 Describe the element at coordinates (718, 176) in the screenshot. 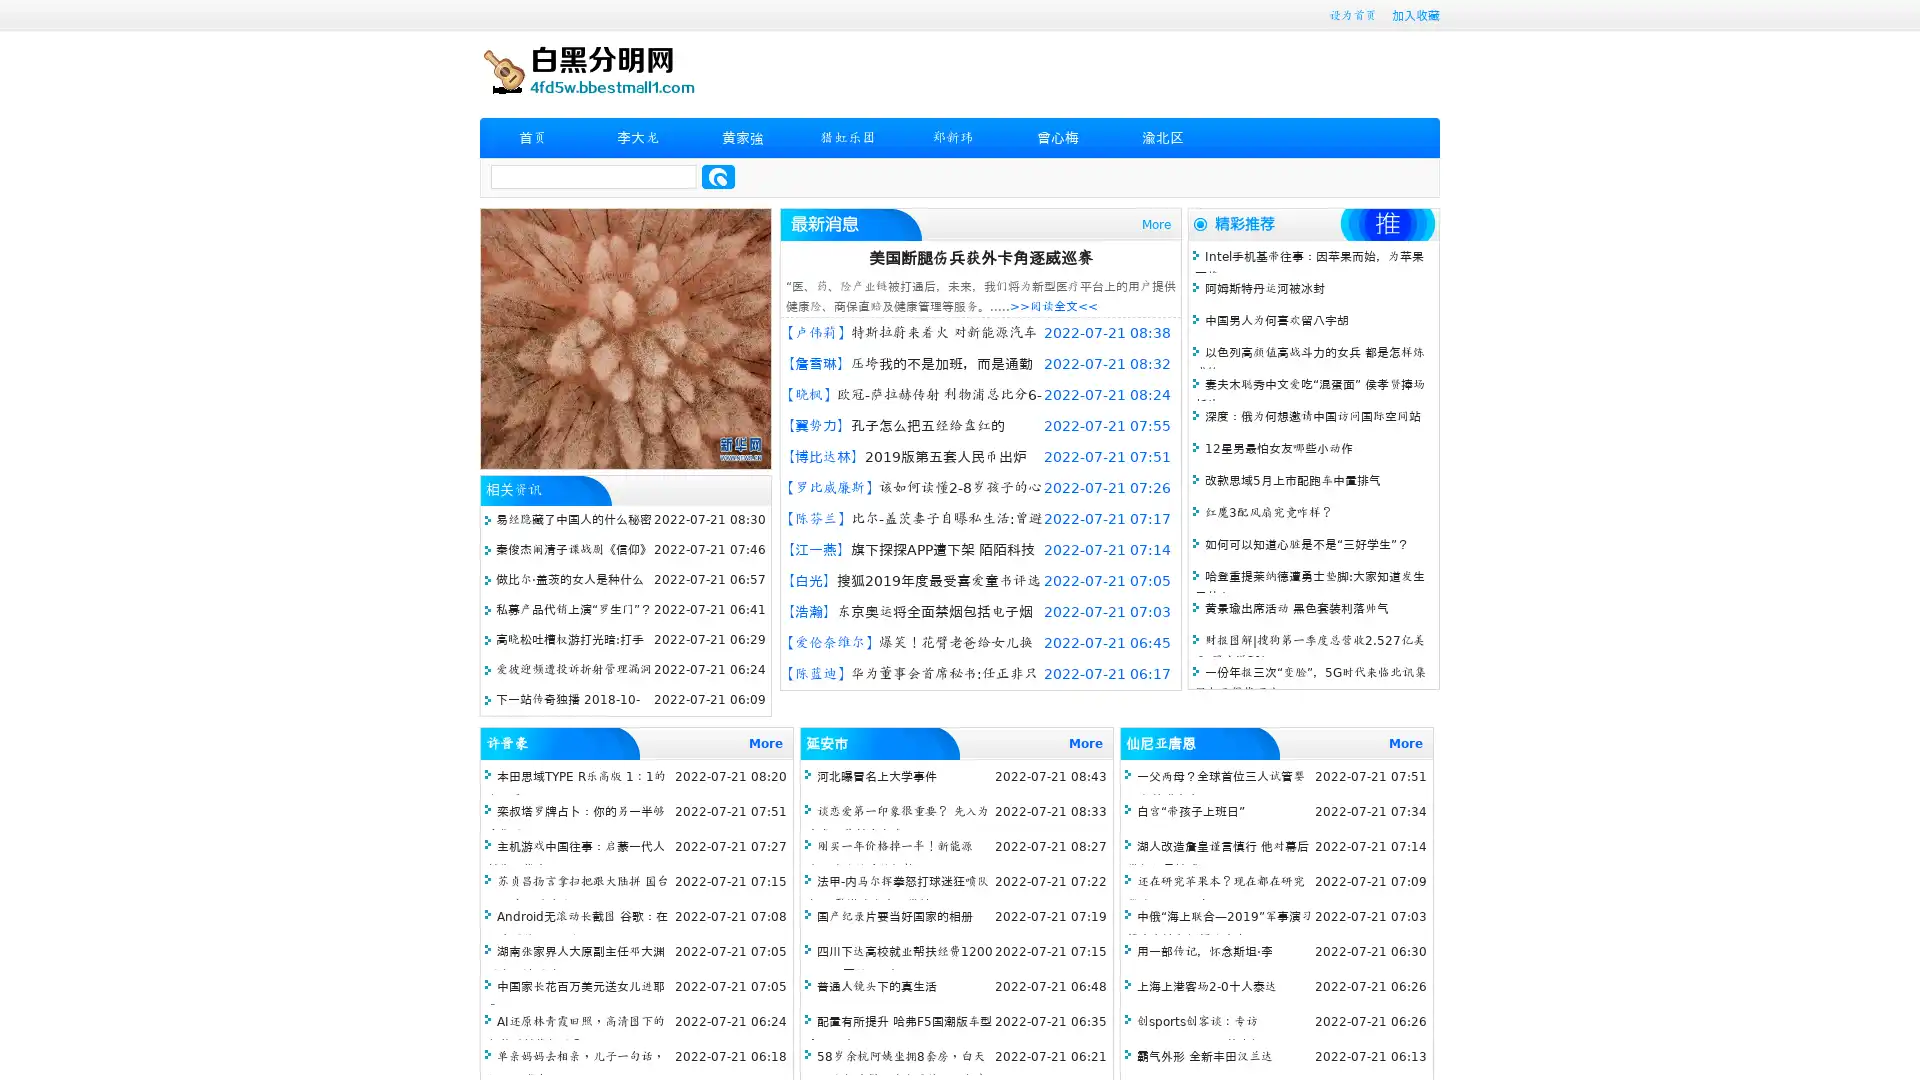

I see `Search` at that location.